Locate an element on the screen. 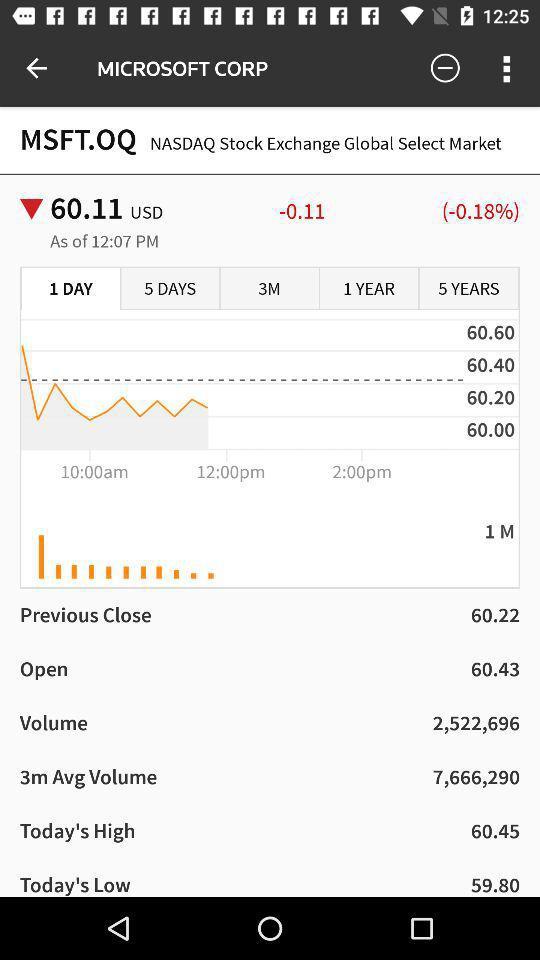  the item to the right of microsoft corp item is located at coordinates (445, 68).